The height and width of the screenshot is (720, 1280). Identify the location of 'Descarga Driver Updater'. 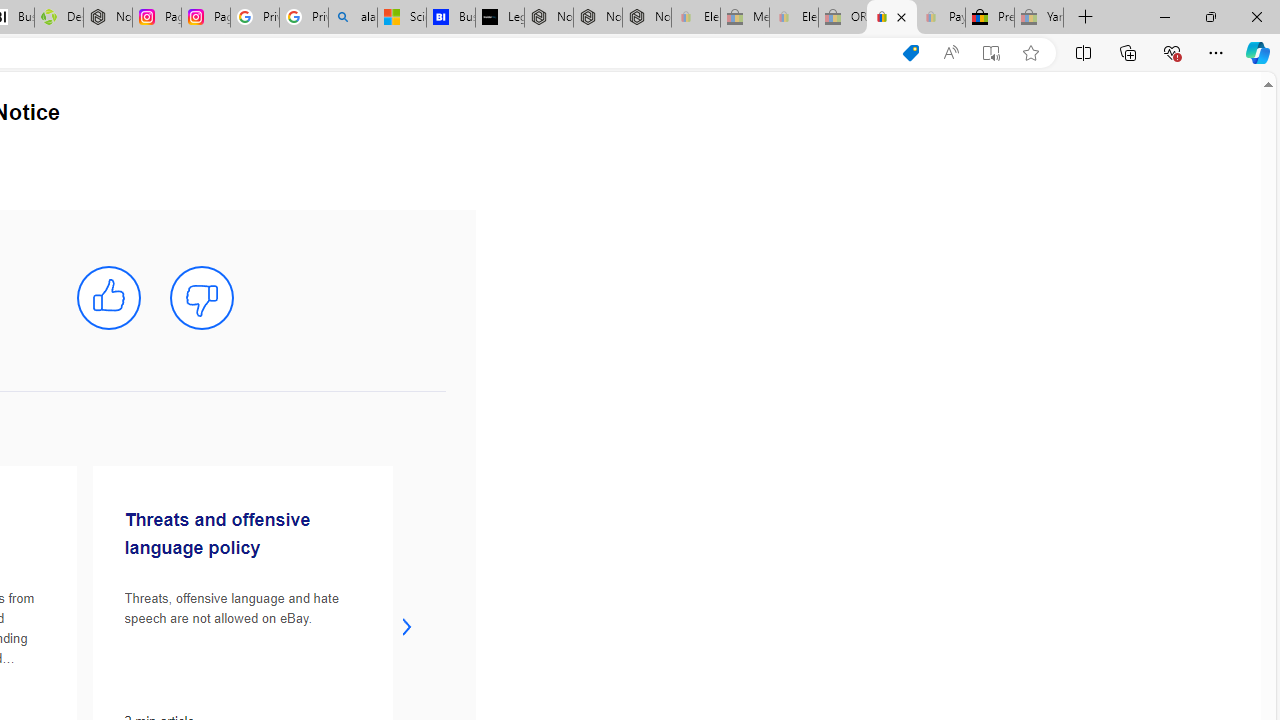
(58, 17).